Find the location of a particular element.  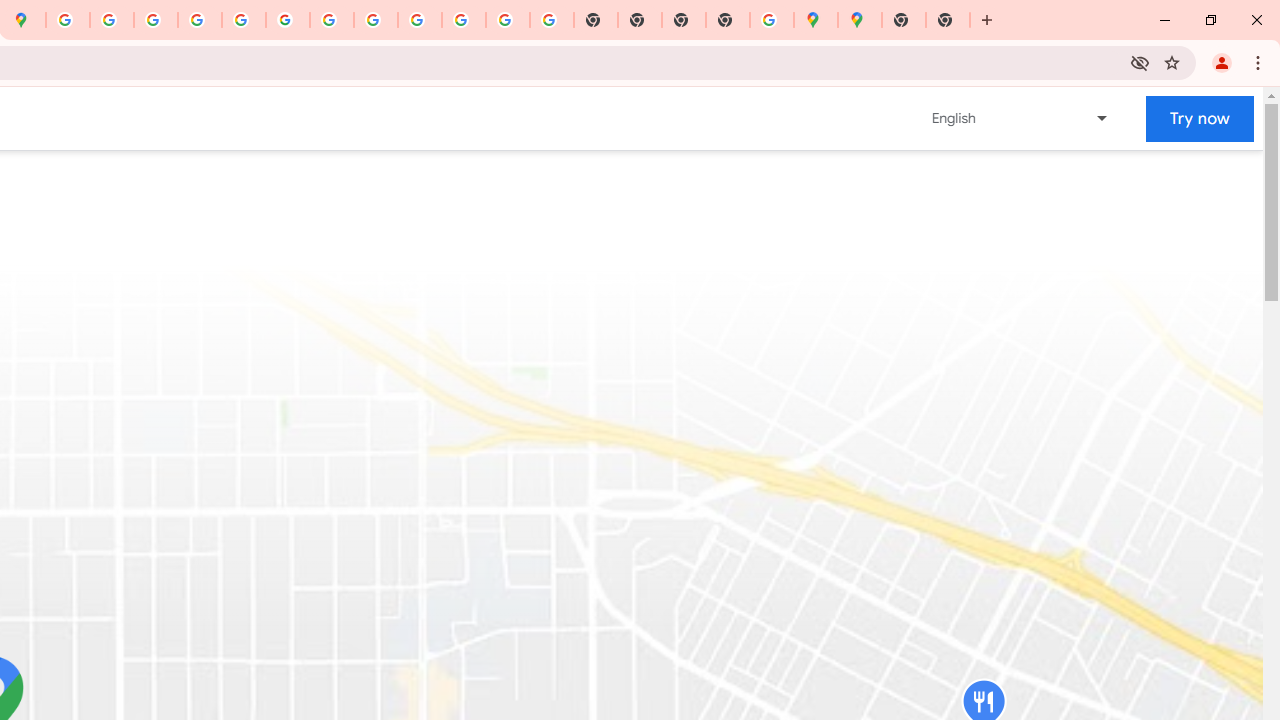

'Try now' is located at coordinates (1200, 118).